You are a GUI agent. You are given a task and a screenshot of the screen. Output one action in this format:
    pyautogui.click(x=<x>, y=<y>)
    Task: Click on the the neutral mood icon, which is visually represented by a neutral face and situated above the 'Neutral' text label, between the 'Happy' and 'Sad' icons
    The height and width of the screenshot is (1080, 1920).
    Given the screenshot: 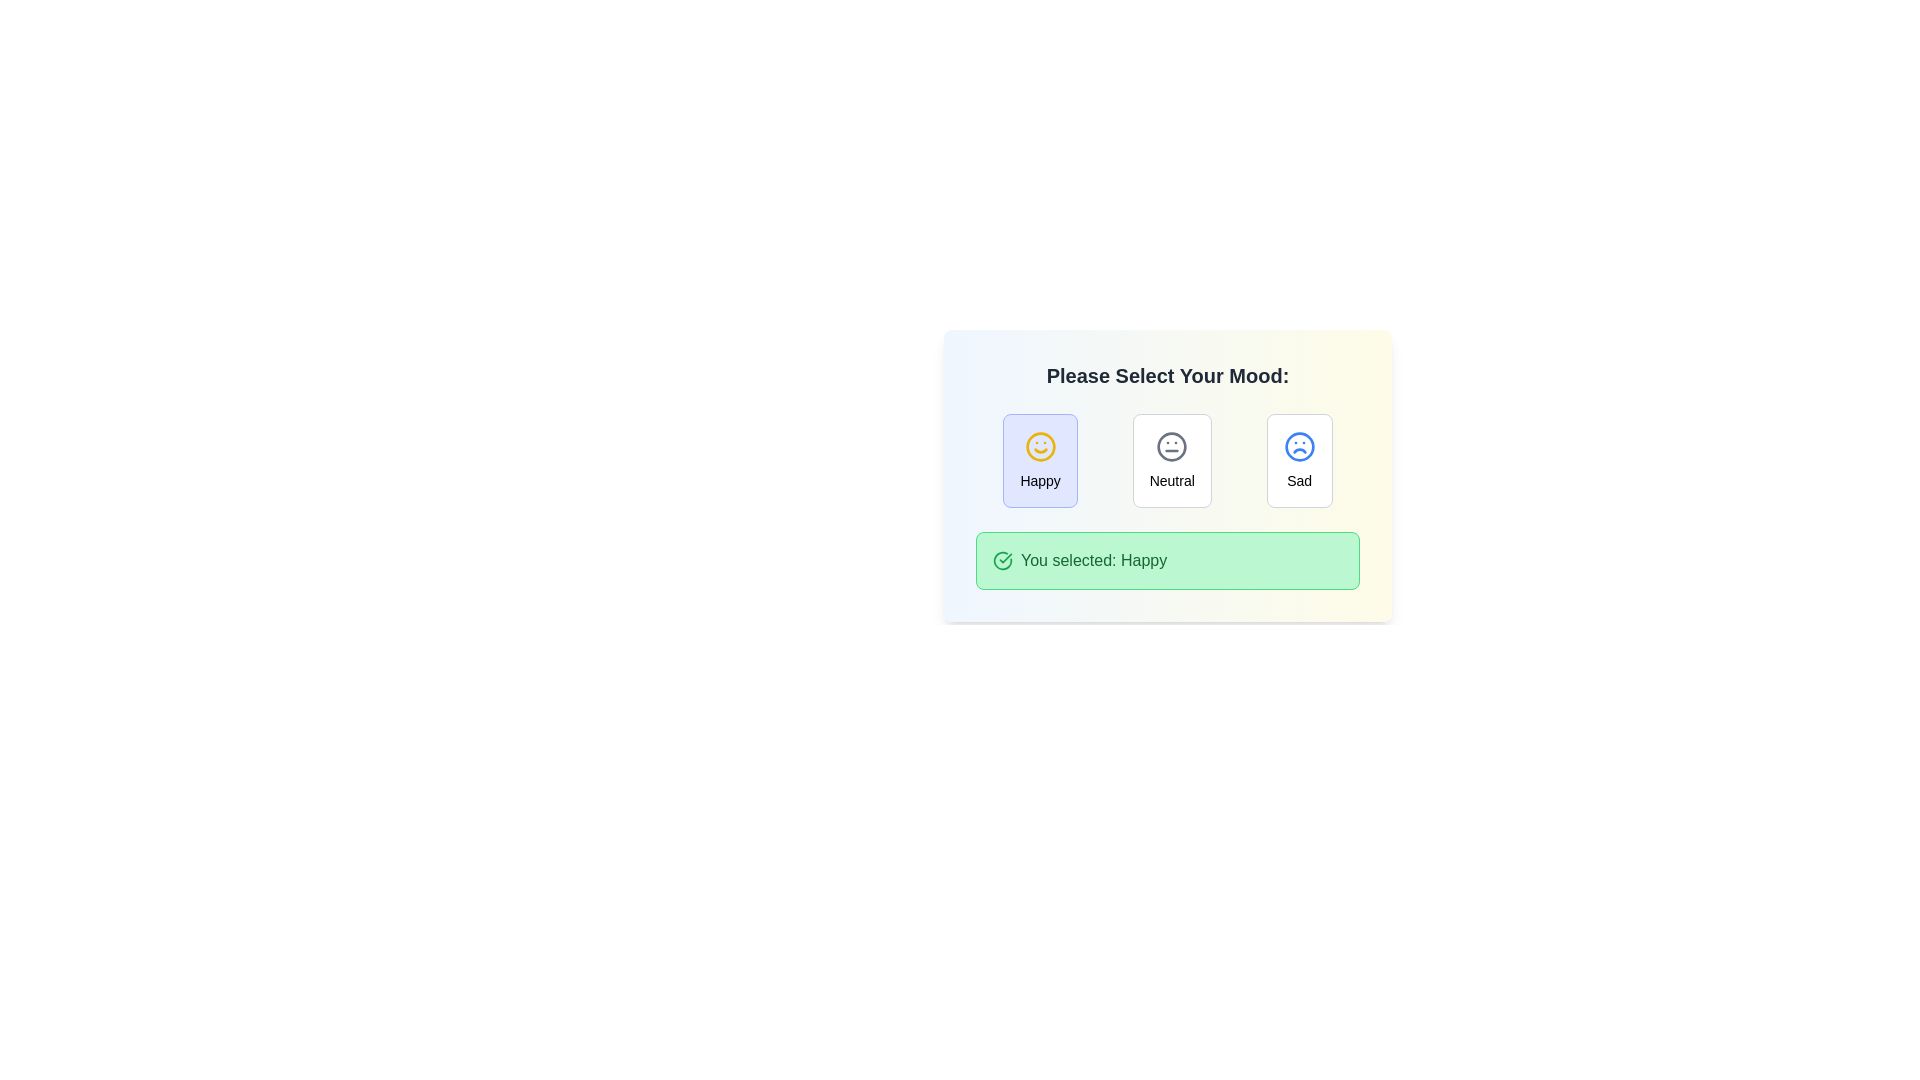 What is the action you would take?
    pyautogui.click(x=1172, y=446)
    